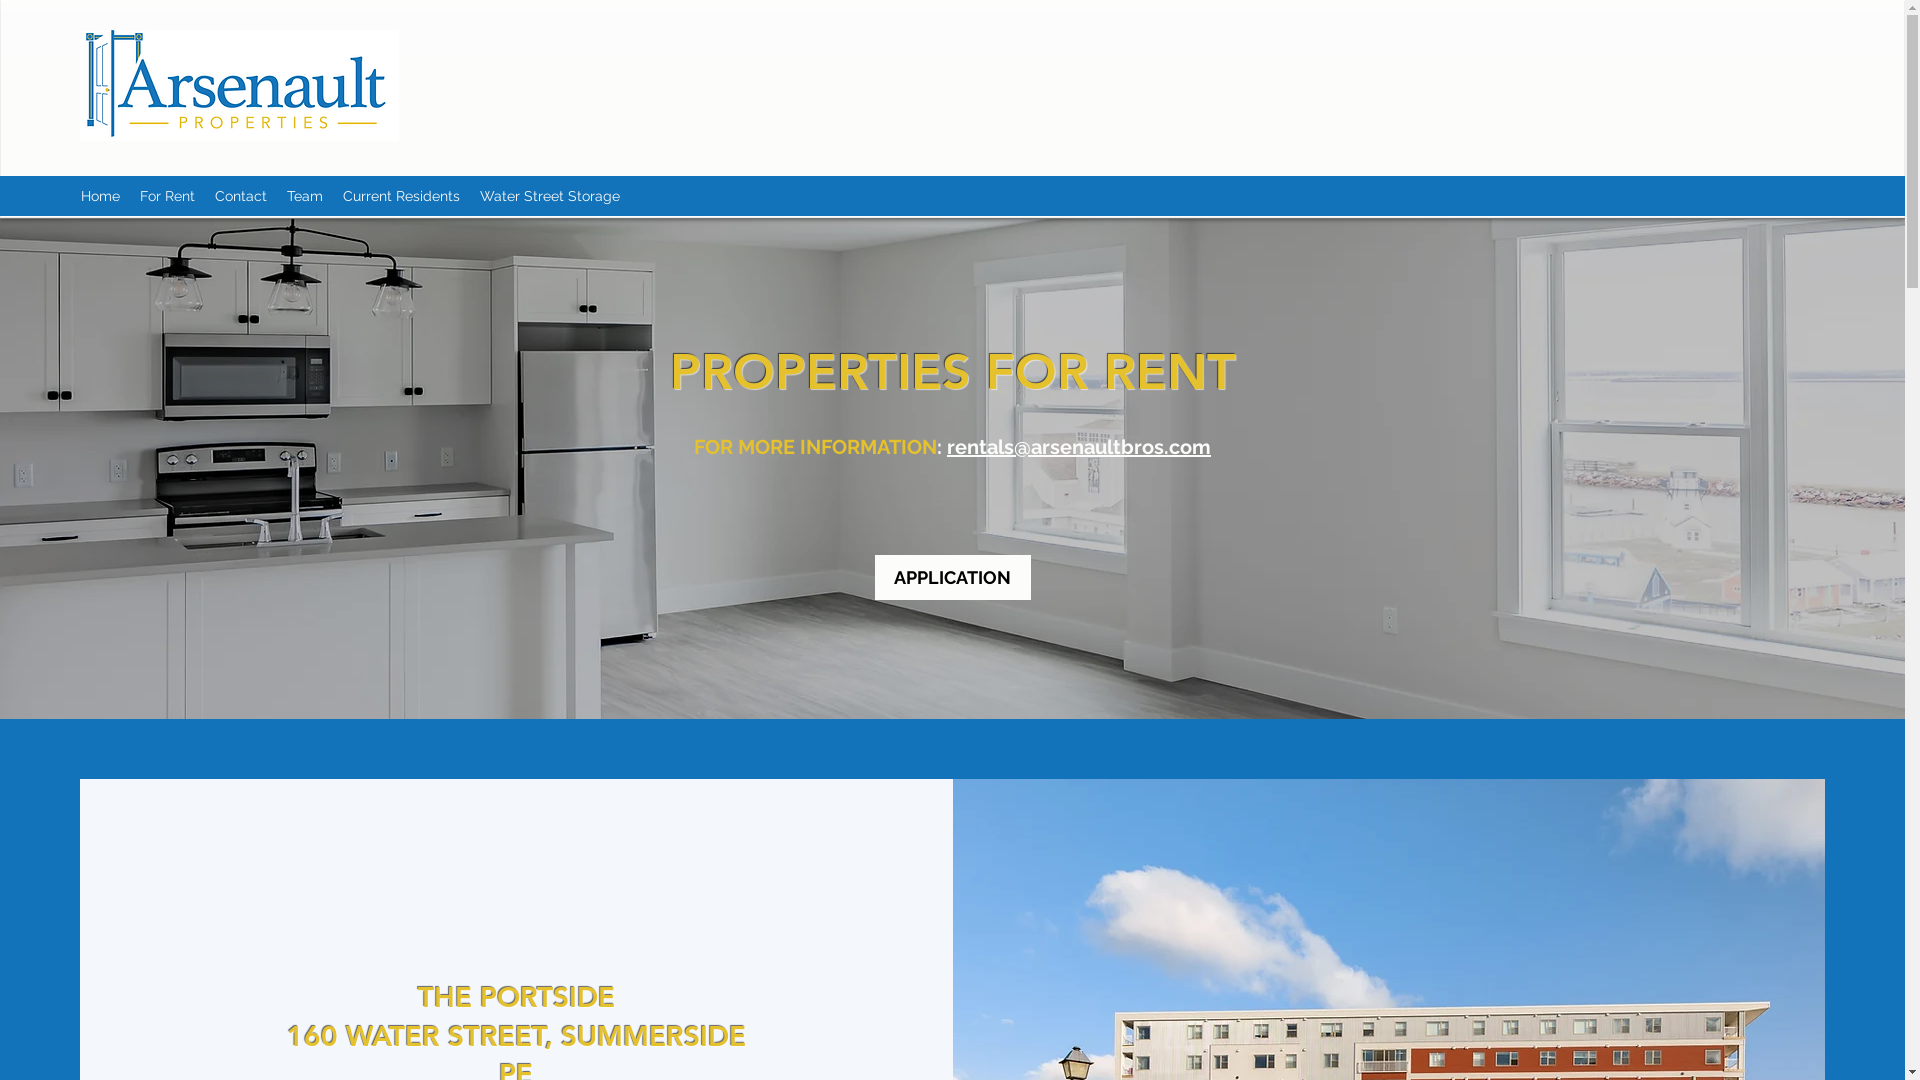 Image resolution: width=1920 pixels, height=1080 pixels. What do you see at coordinates (950, 577) in the screenshot?
I see `'APPLICATION'` at bounding box center [950, 577].